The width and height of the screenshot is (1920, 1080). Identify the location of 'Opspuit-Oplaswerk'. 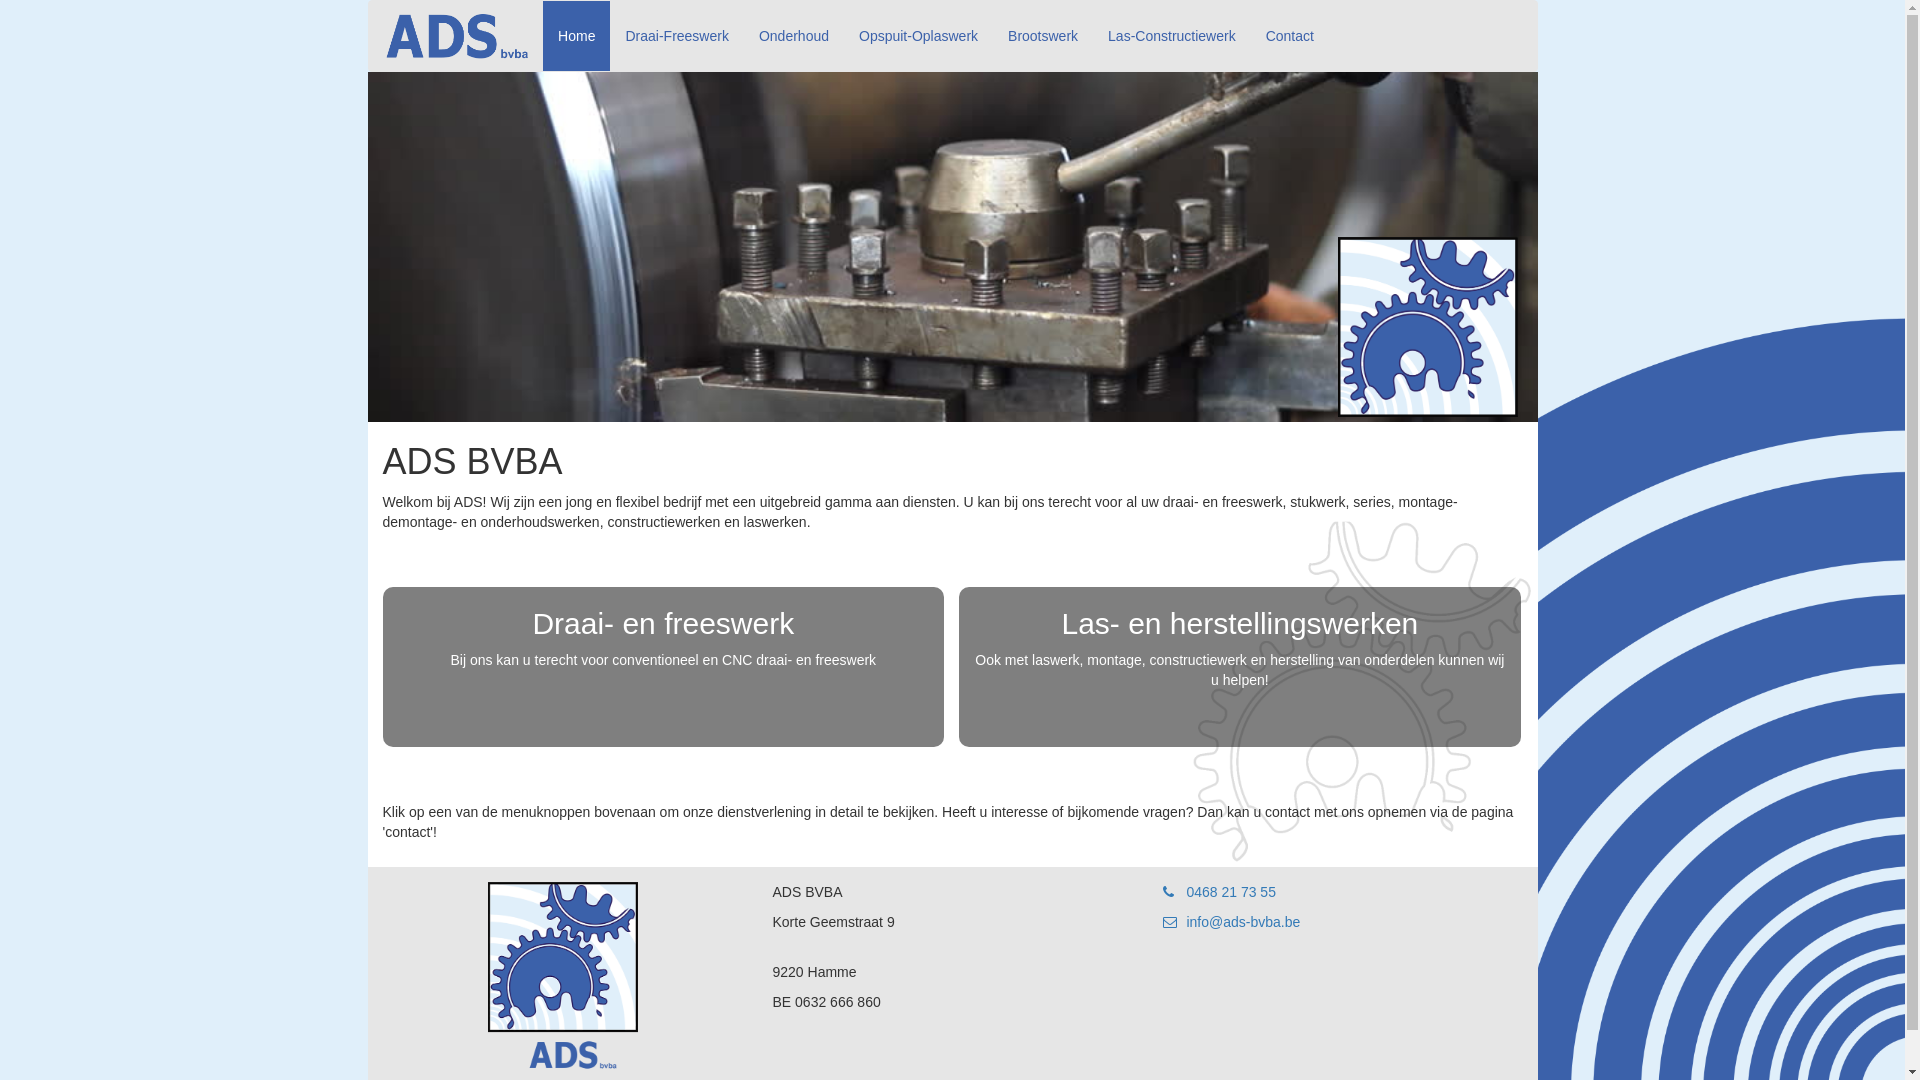
(917, 35).